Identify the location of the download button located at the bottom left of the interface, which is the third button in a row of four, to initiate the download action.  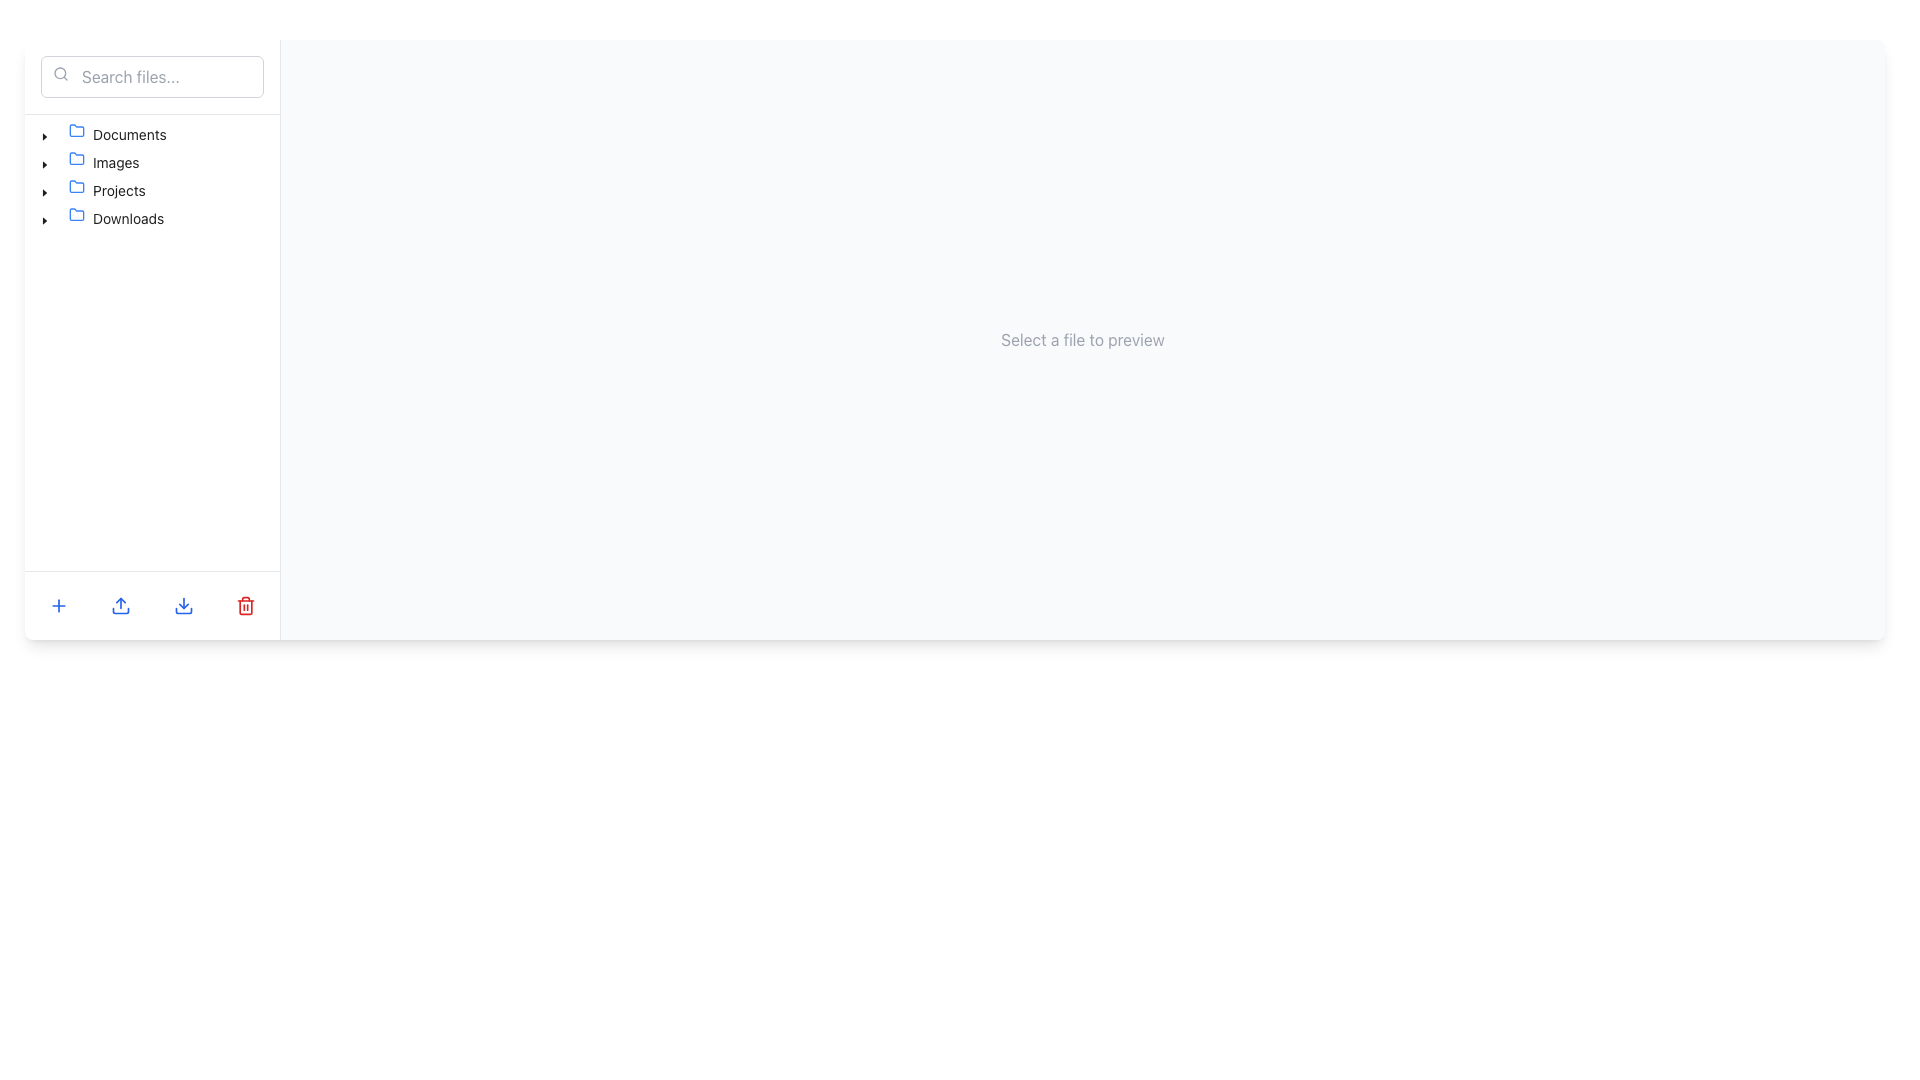
(183, 604).